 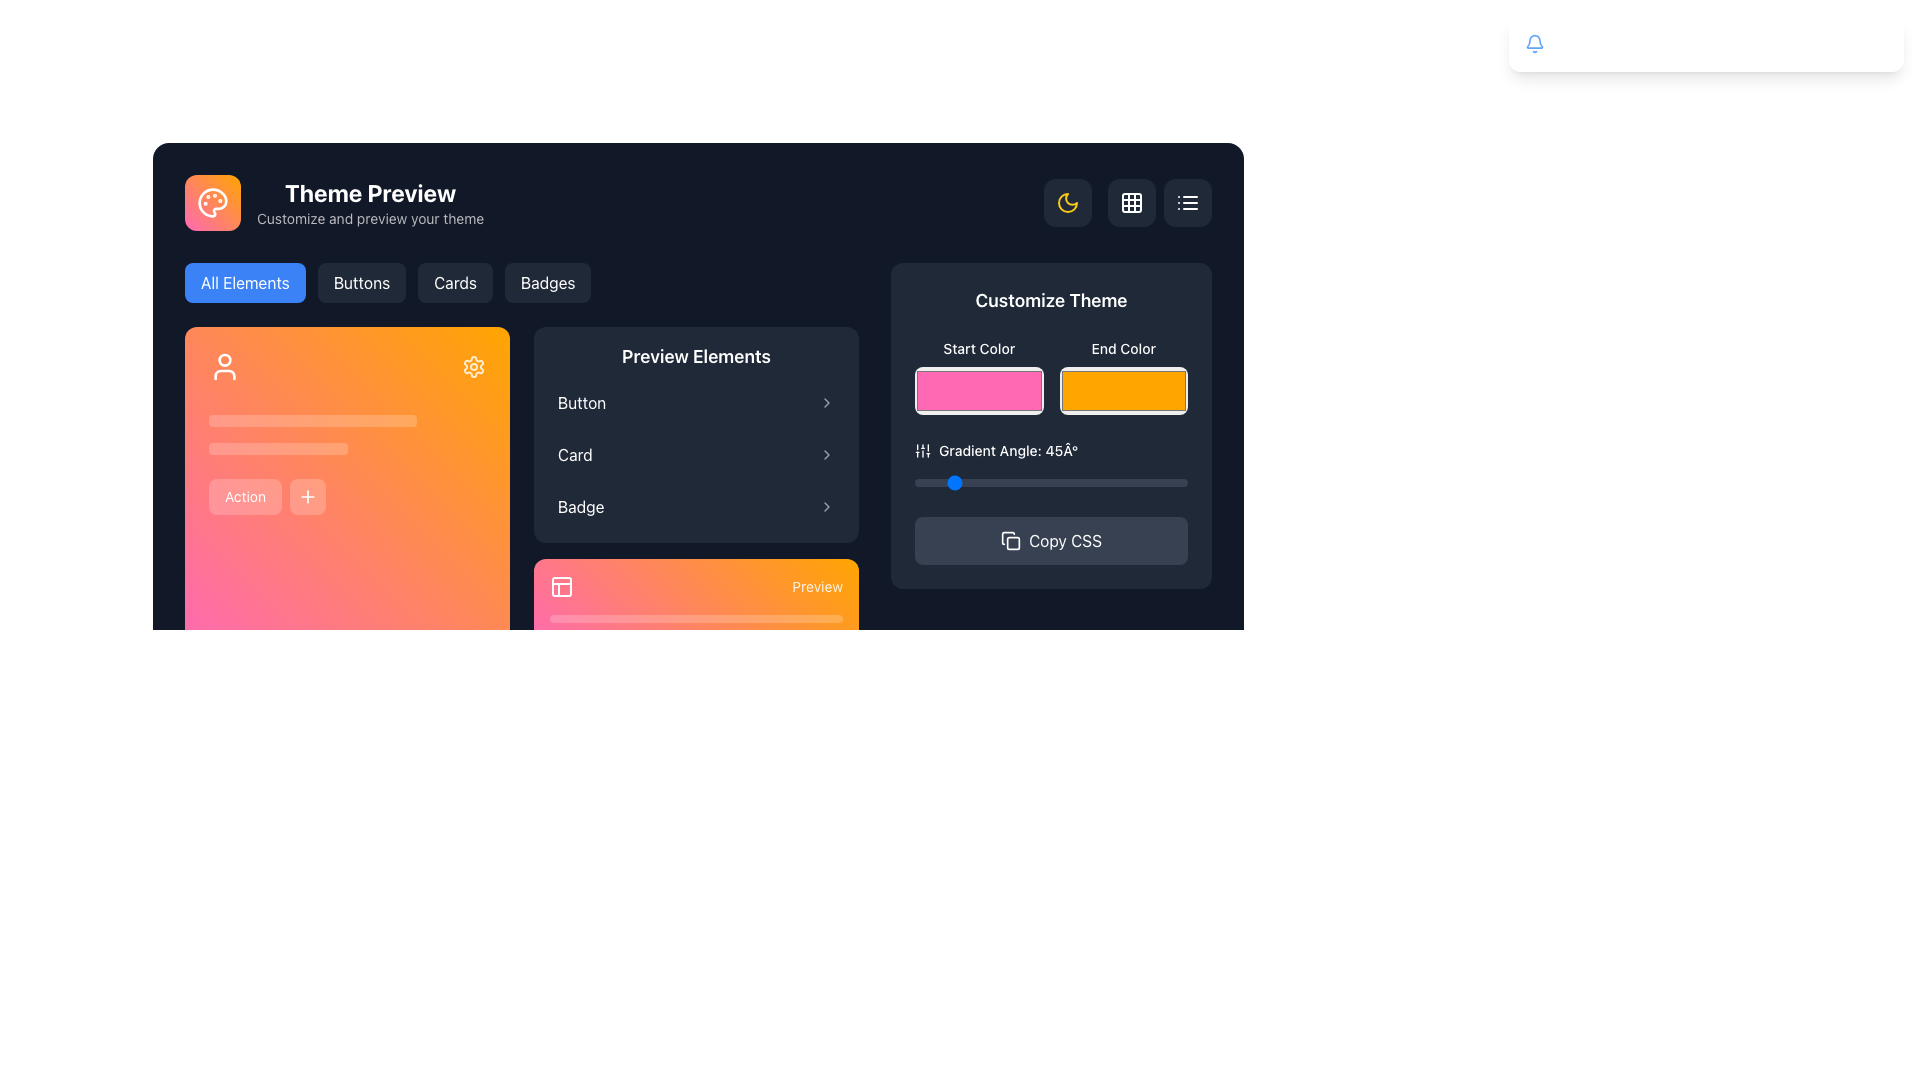 I want to click on keyboard navigation, so click(x=1875, y=43).